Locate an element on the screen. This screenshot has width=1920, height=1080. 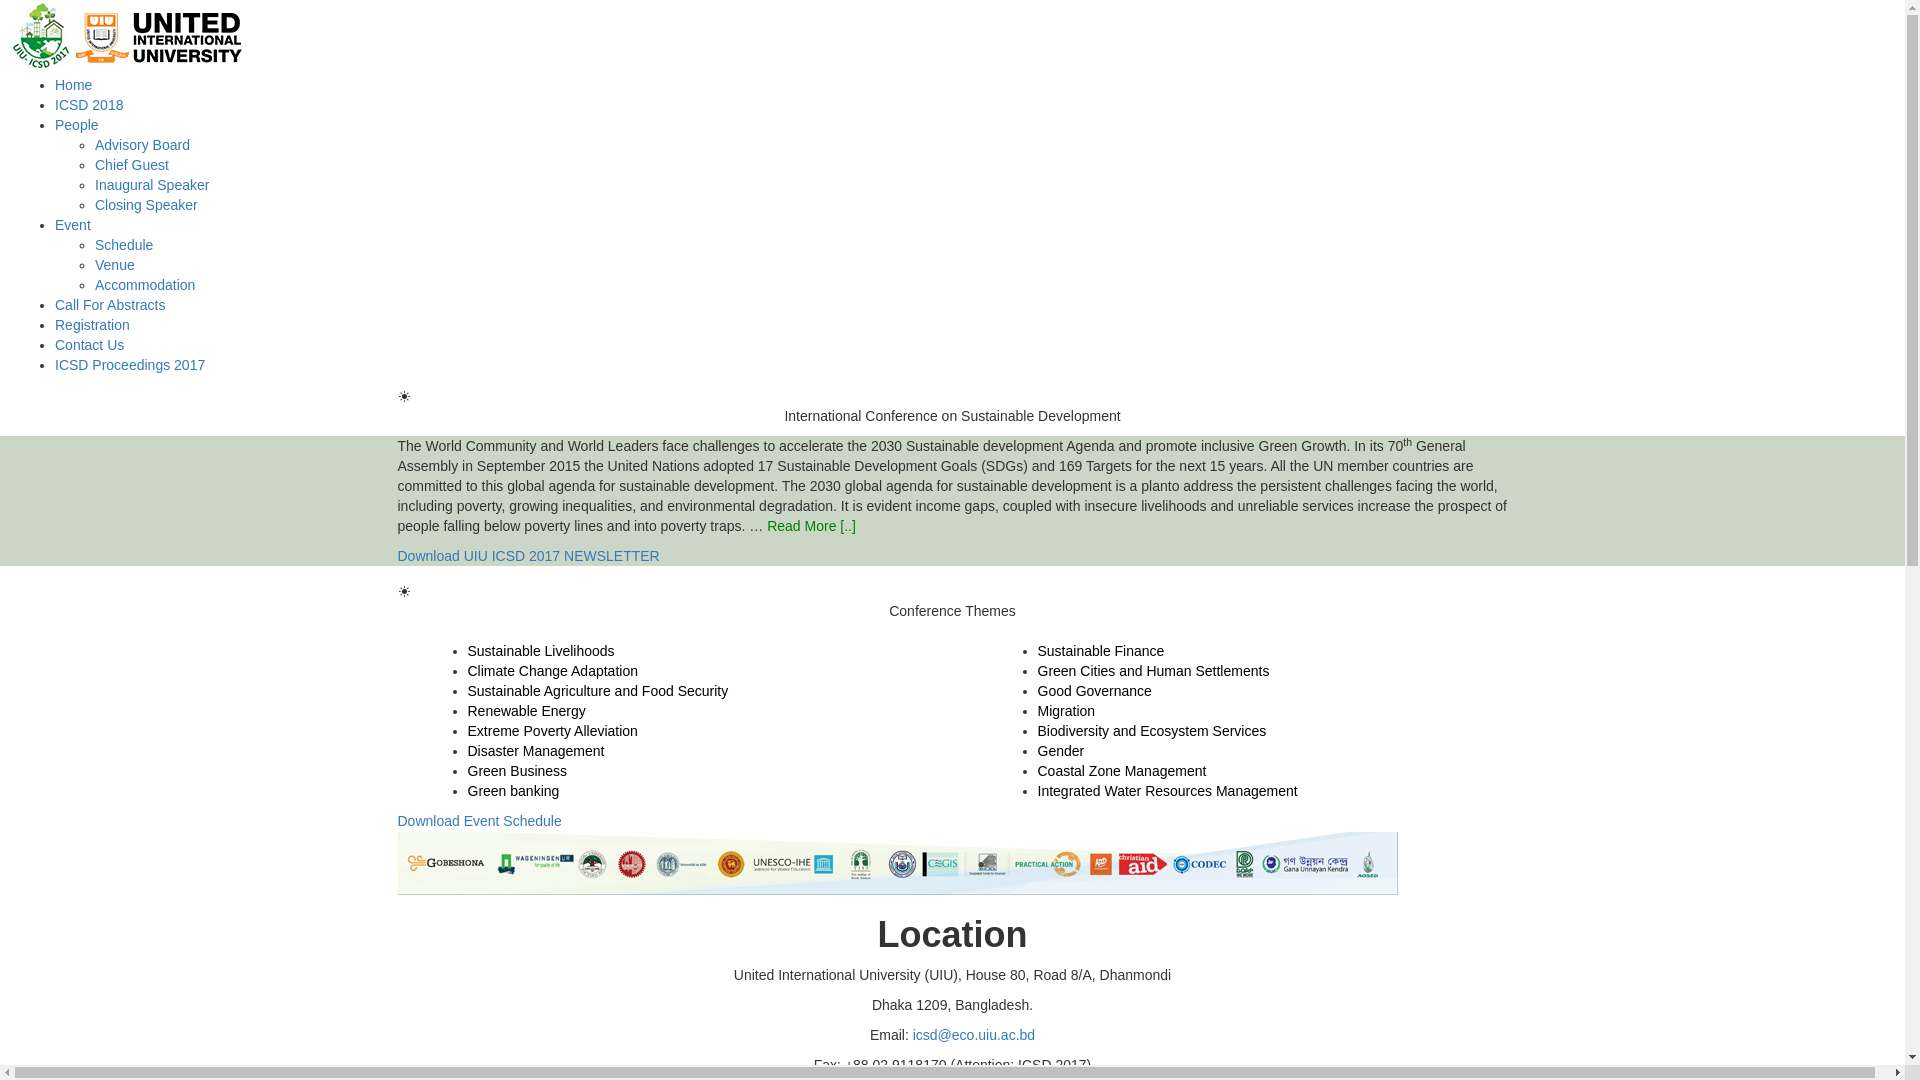
'Inaugural Speaker' is located at coordinates (151, 185).